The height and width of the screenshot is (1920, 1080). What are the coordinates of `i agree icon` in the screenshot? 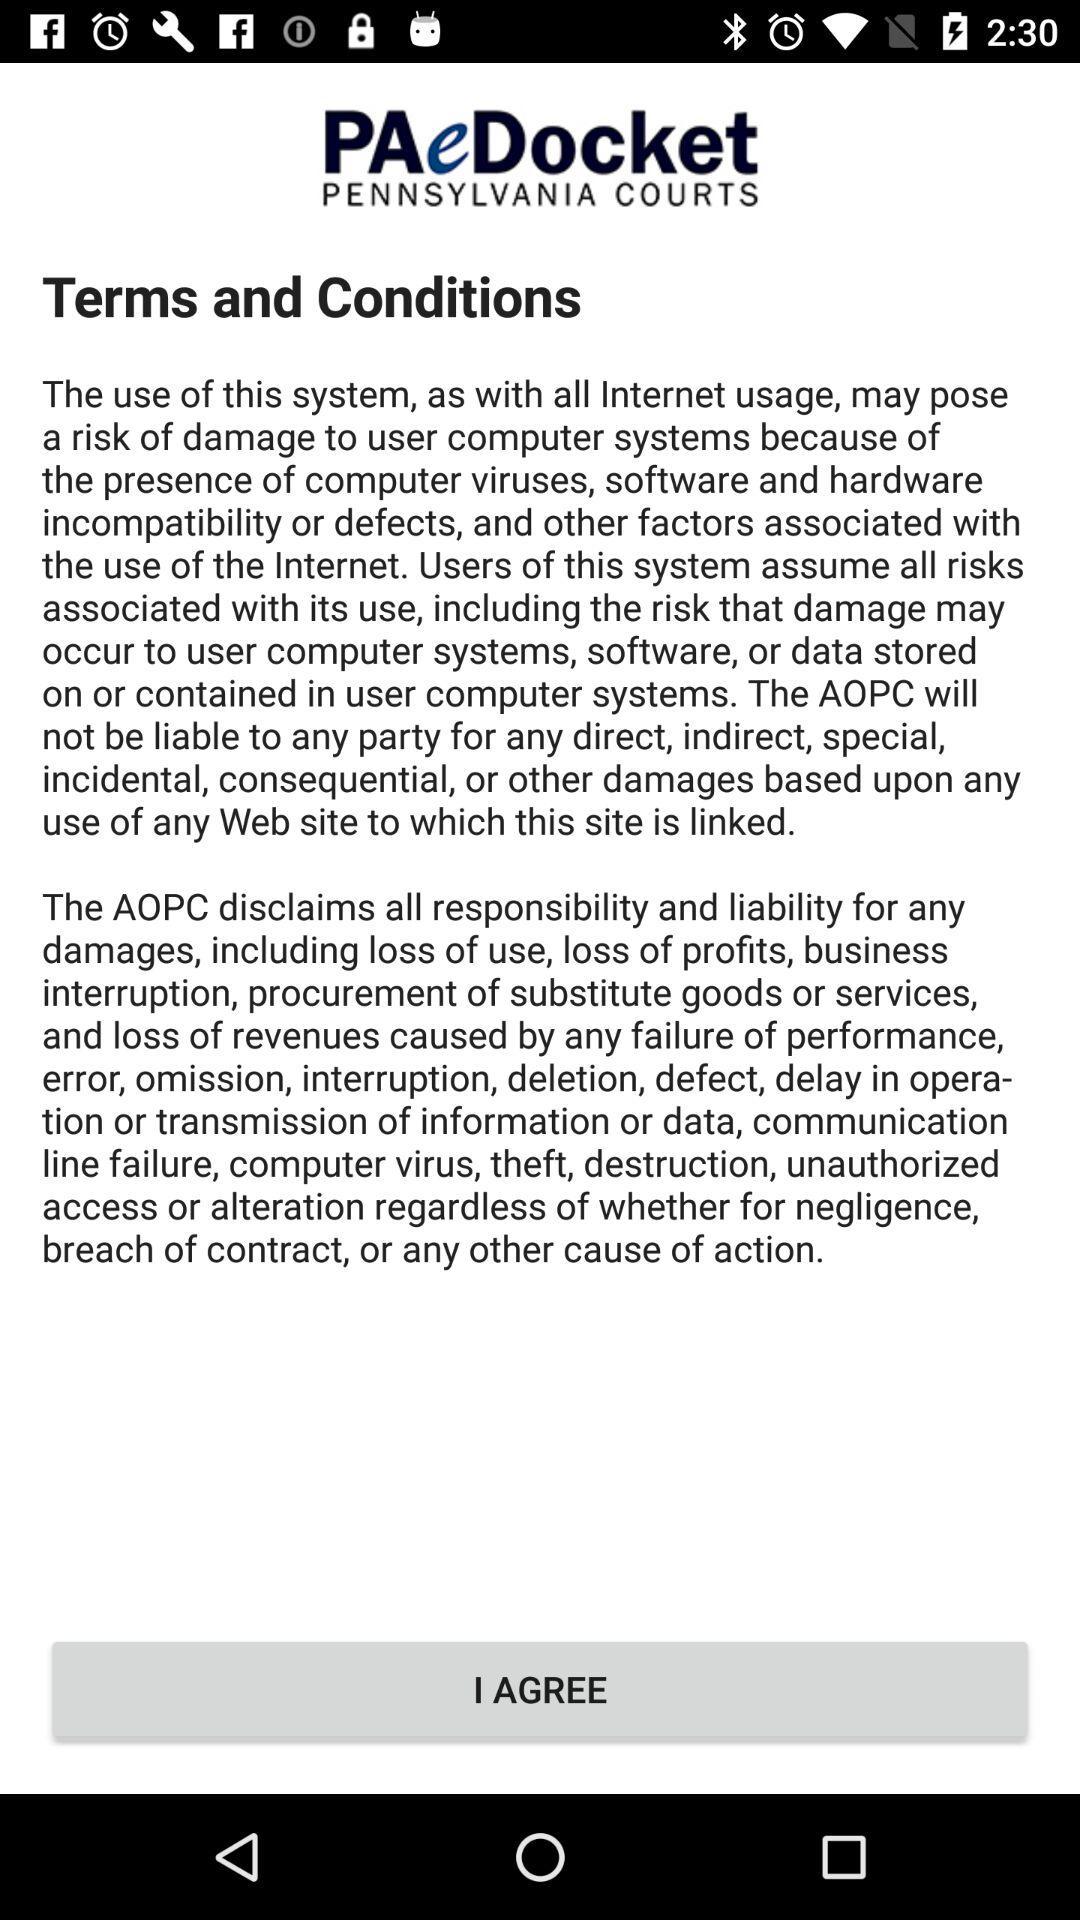 It's located at (540, 1688).